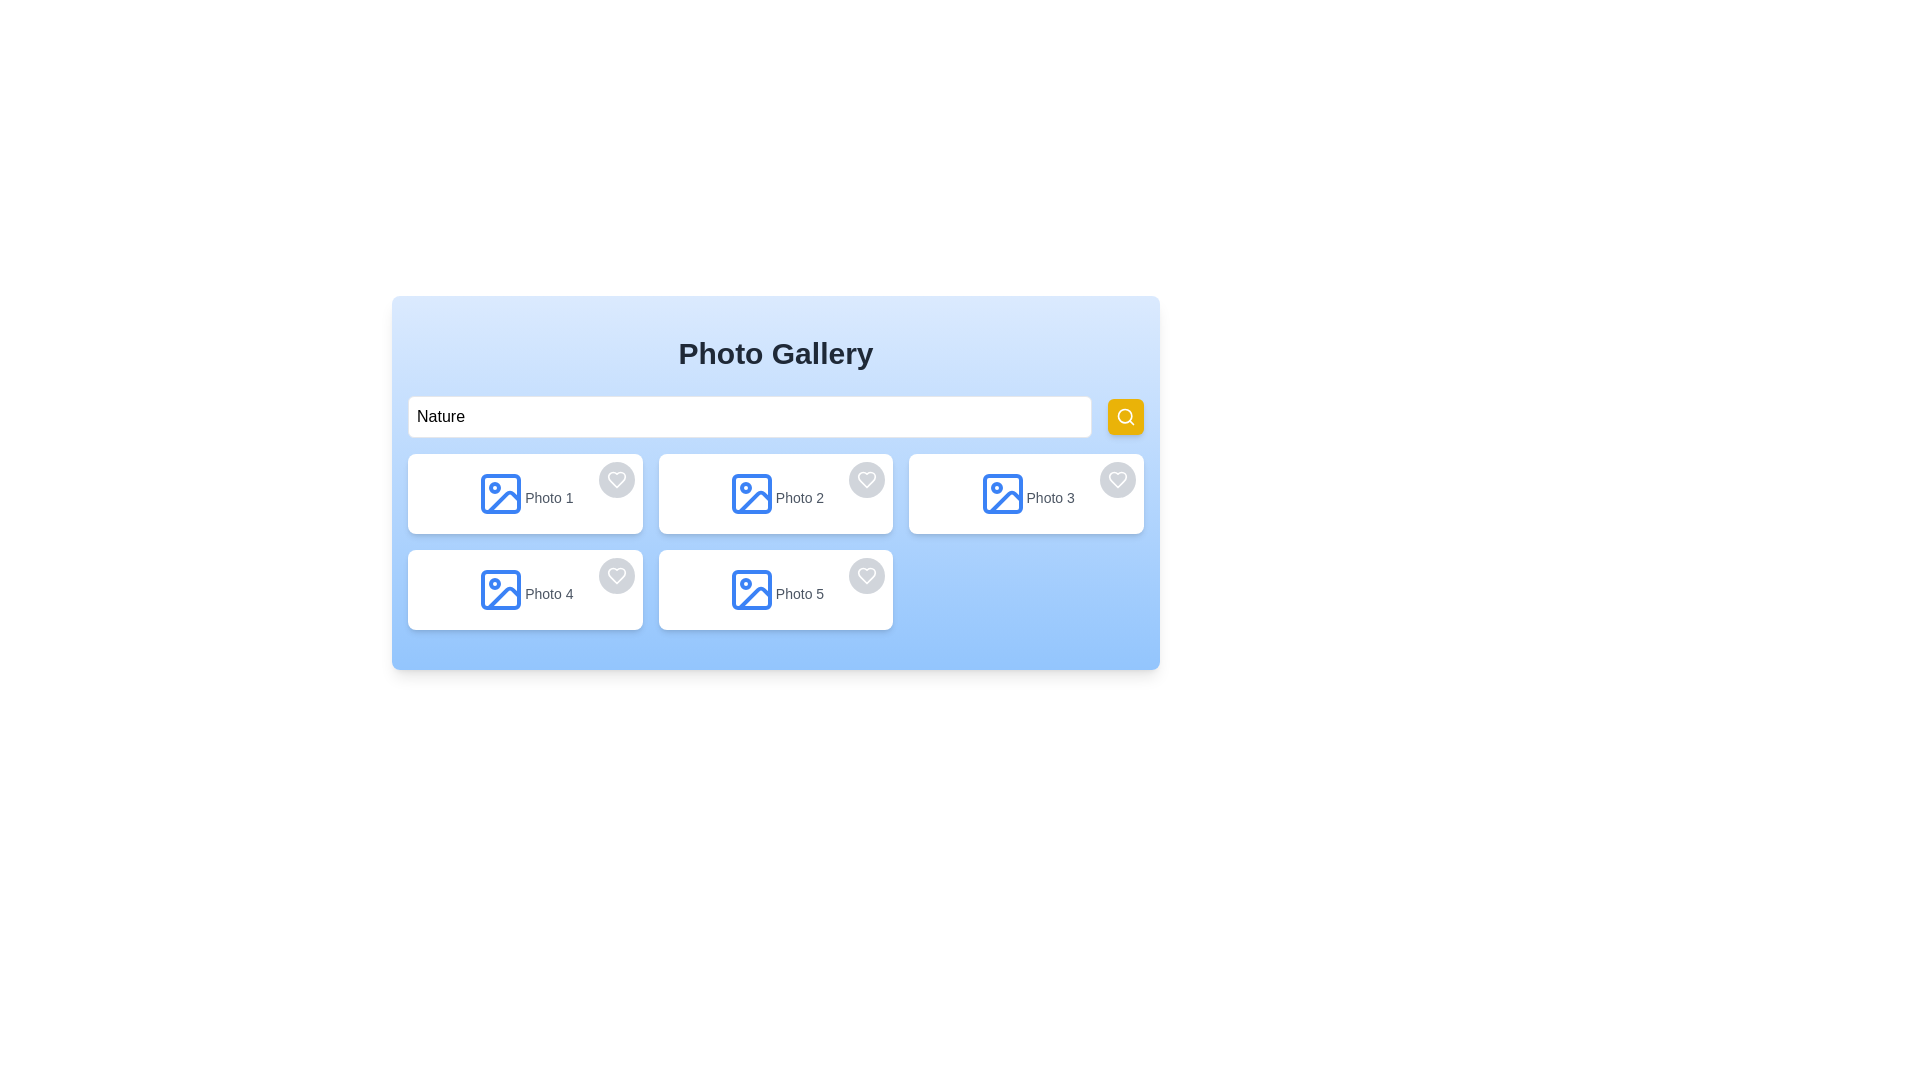 The width and height of the screenshot is (1920, 1080). Describe the element at coordinates (750, 589) in the screenshot. I see `the blue line-drawn photo icon within the white card labeled 'Photo 5', located in the bottom row, second column of the grid layout` at that location.